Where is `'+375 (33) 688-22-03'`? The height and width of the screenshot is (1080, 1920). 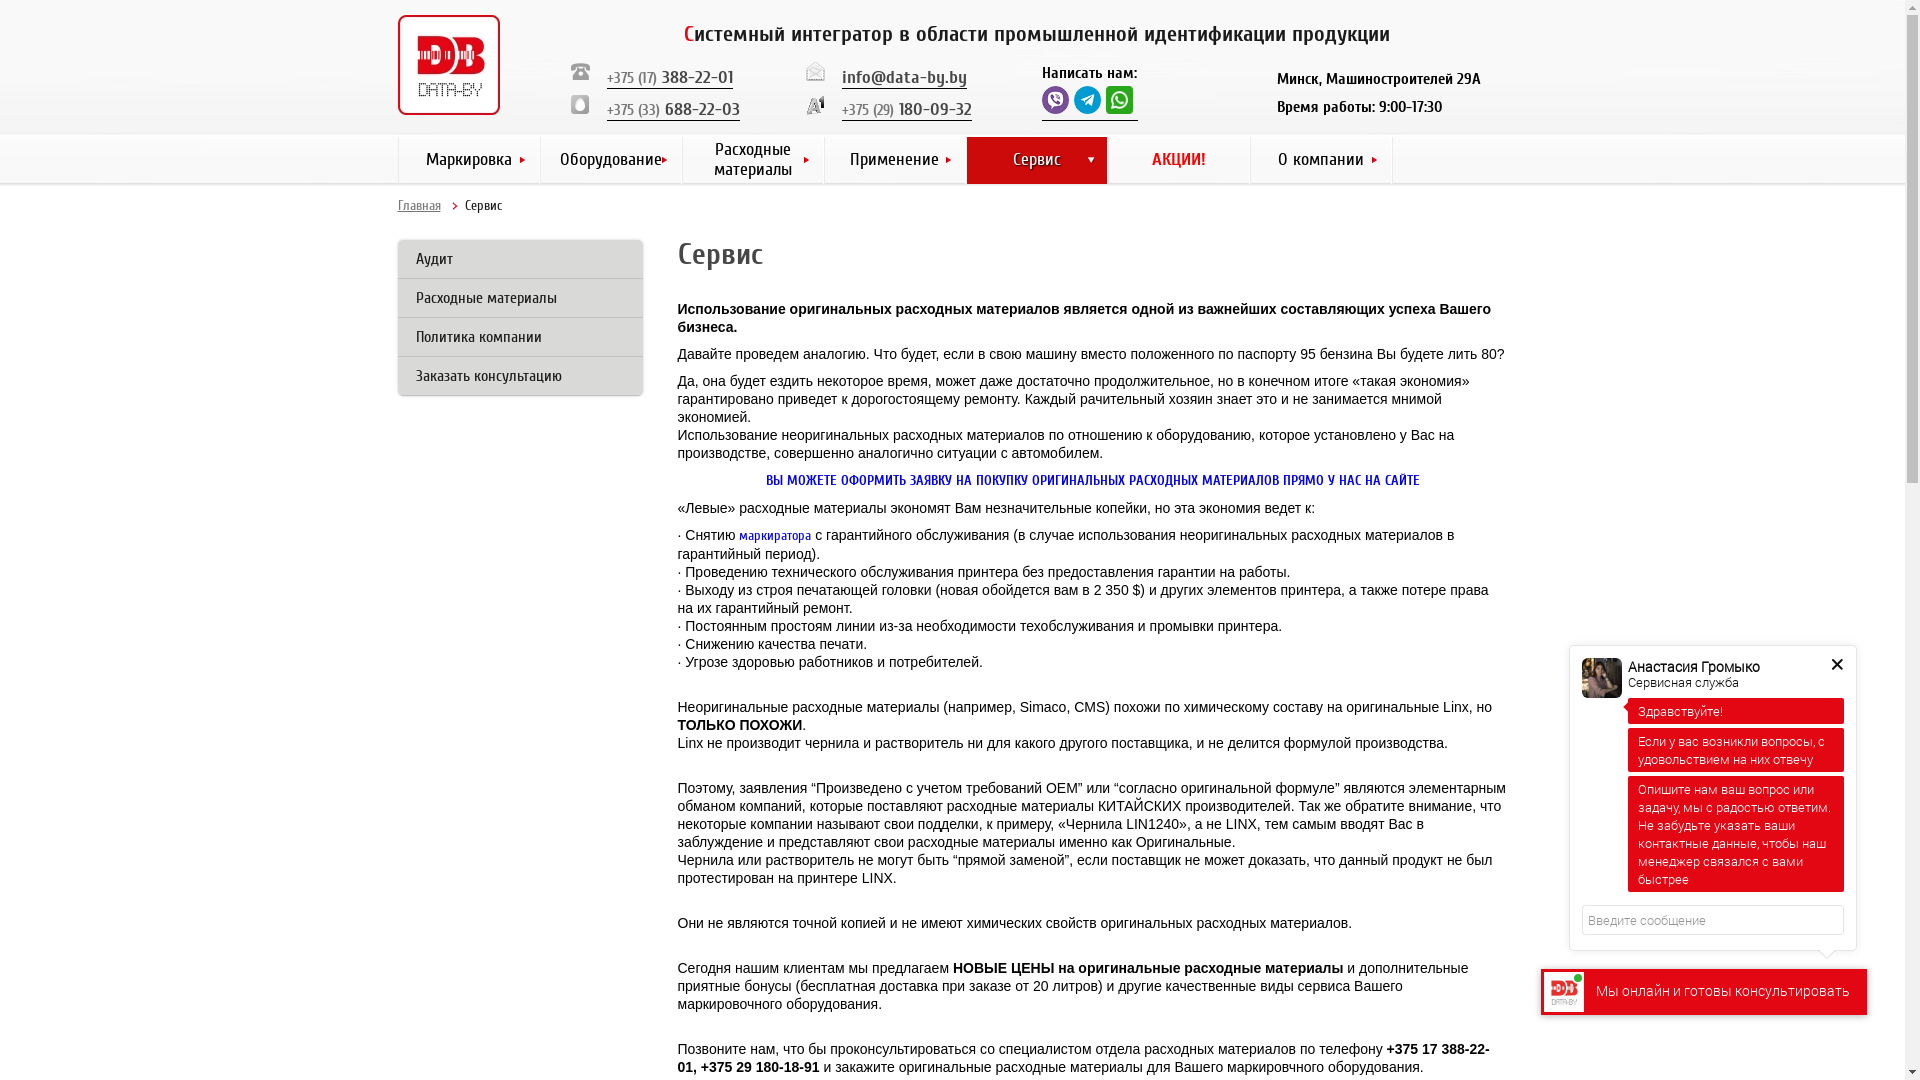 '+375 (33) 688-22-03' is located at coordinates (604, 110).